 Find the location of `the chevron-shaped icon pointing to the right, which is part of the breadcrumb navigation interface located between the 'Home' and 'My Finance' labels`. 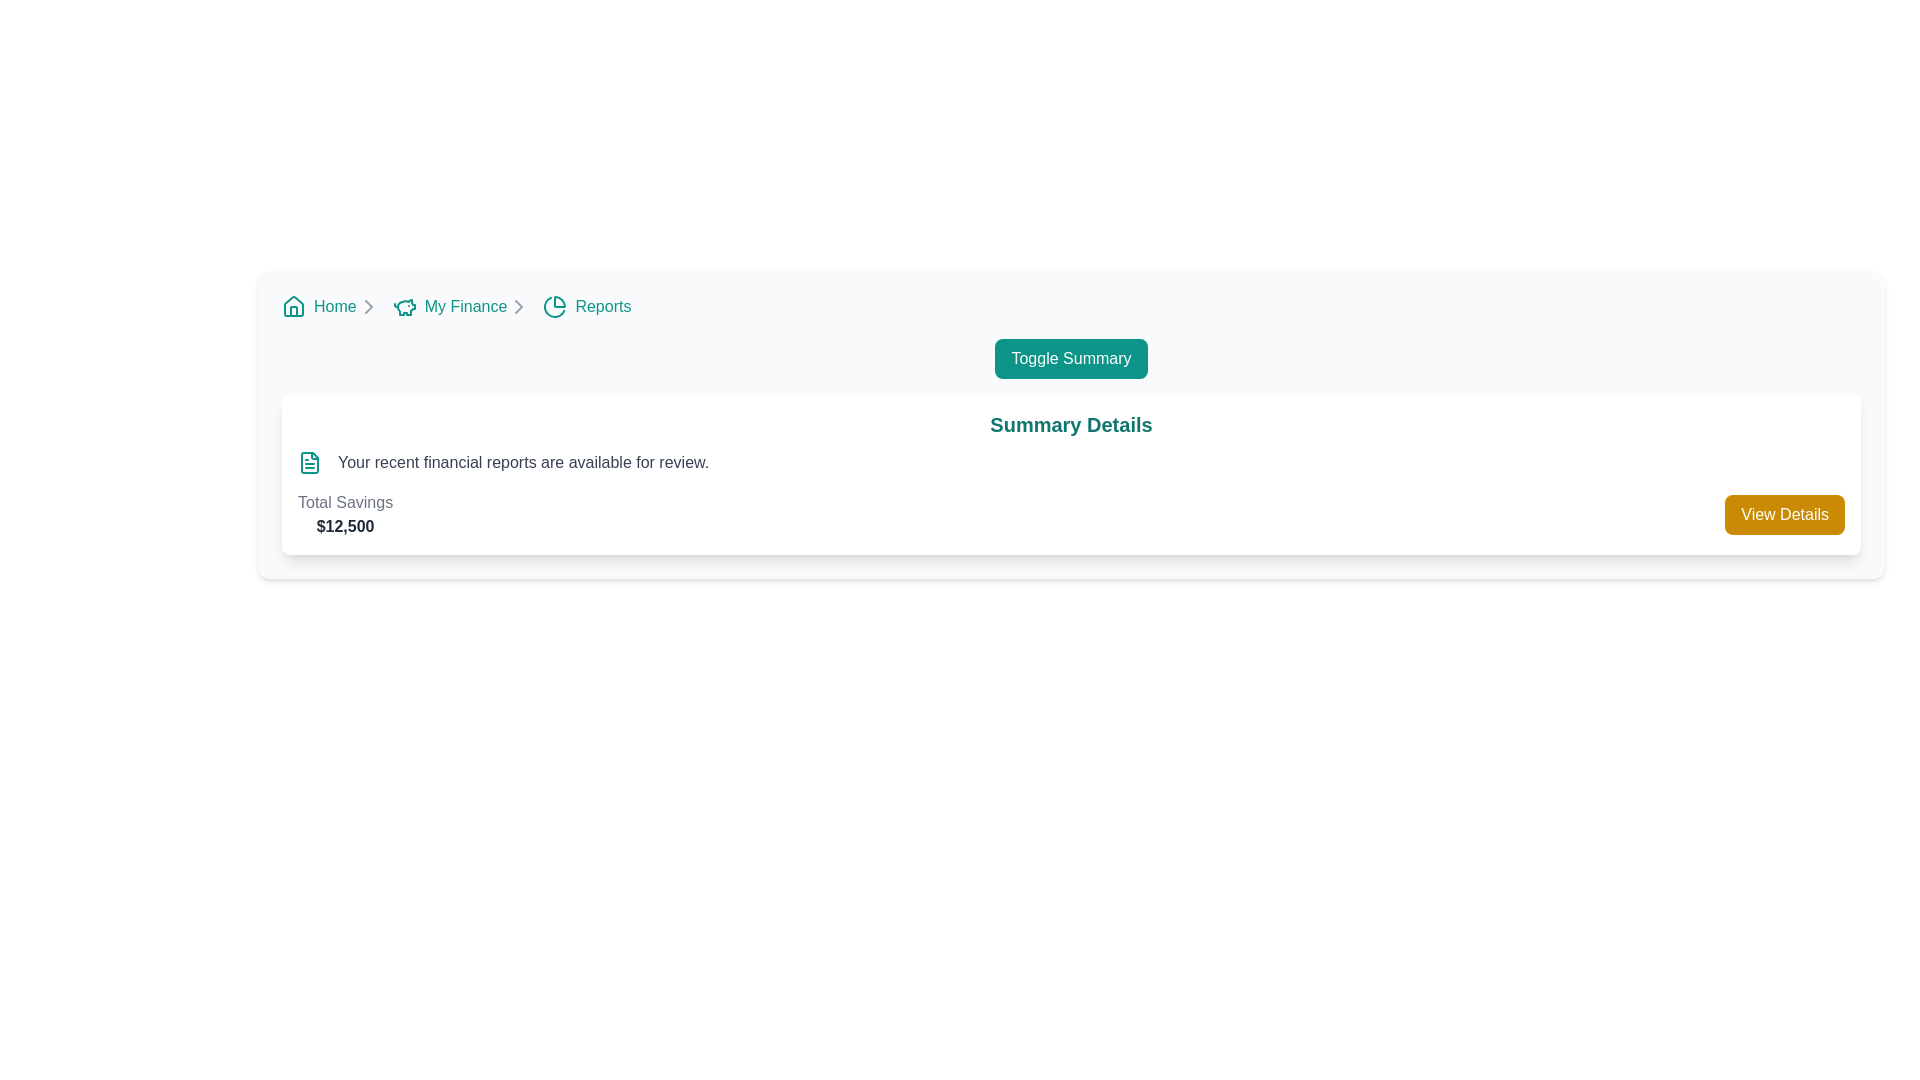

the chevron-shaped icon pointing to the right, which is part of the breadcrumb navigation interface located between the 'Home' and 'My Finance' labels is located at coordinates (519, 307).